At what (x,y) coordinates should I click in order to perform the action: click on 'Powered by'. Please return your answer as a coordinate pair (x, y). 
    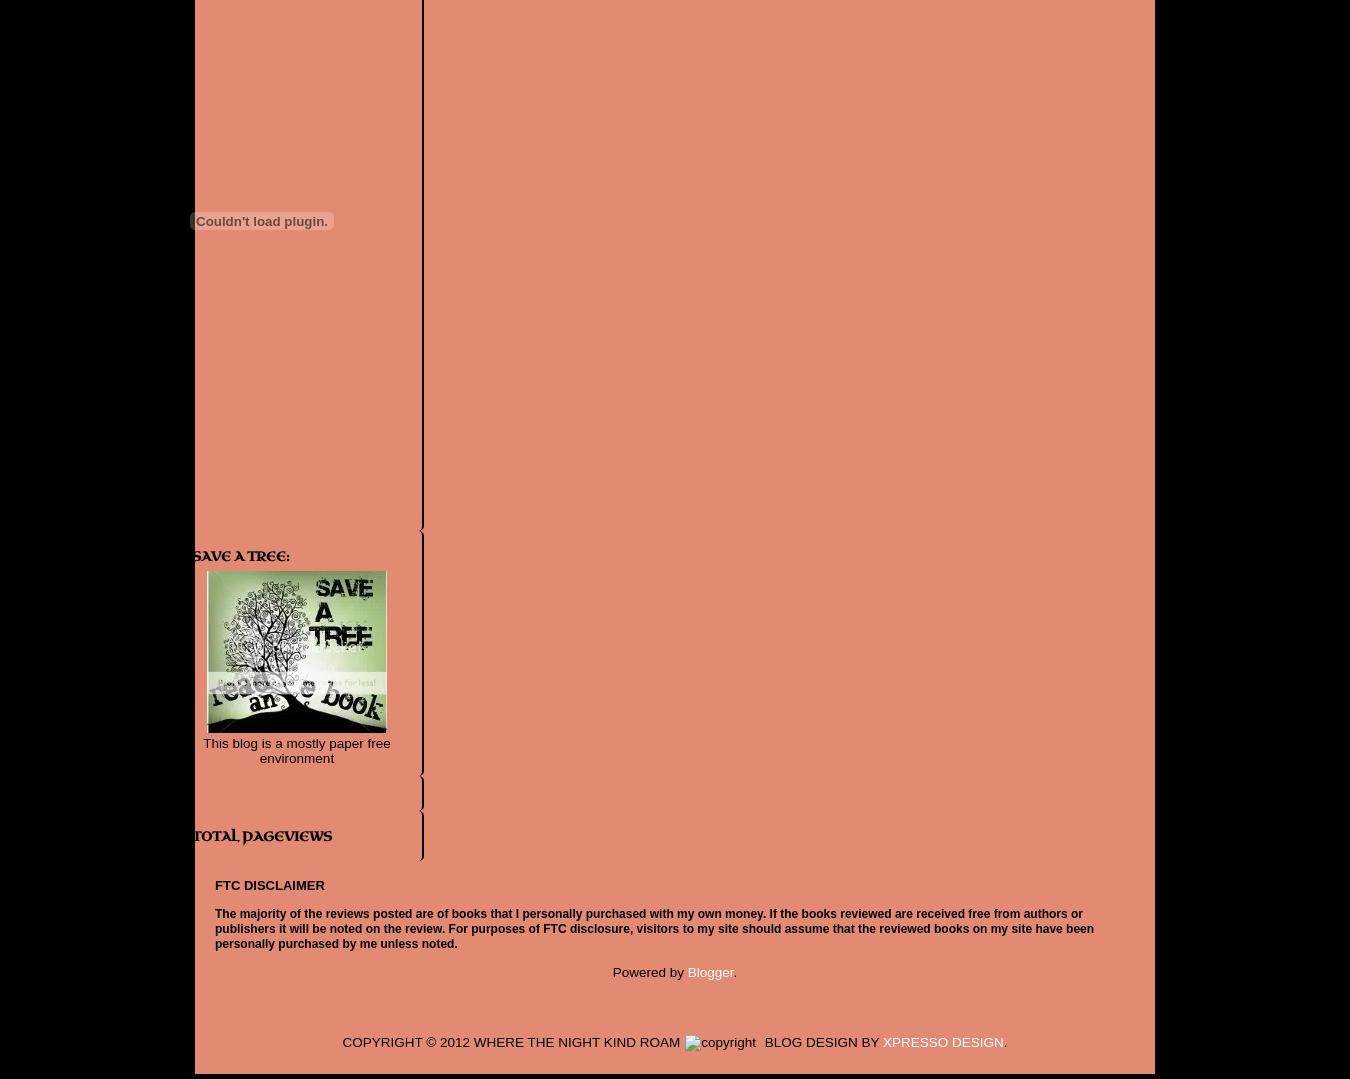
    Looking at the image, I should click on (649, 970).